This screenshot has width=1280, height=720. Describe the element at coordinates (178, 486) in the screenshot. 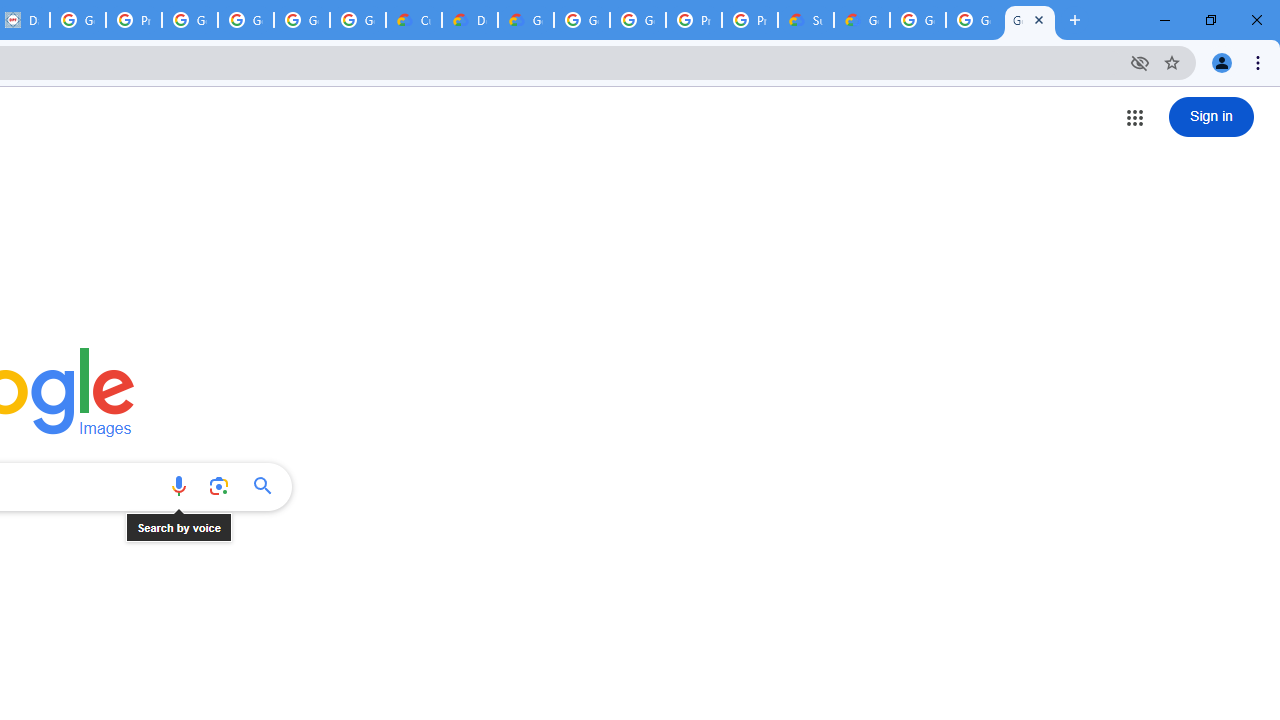

I see `'Search by voice'` at that location.